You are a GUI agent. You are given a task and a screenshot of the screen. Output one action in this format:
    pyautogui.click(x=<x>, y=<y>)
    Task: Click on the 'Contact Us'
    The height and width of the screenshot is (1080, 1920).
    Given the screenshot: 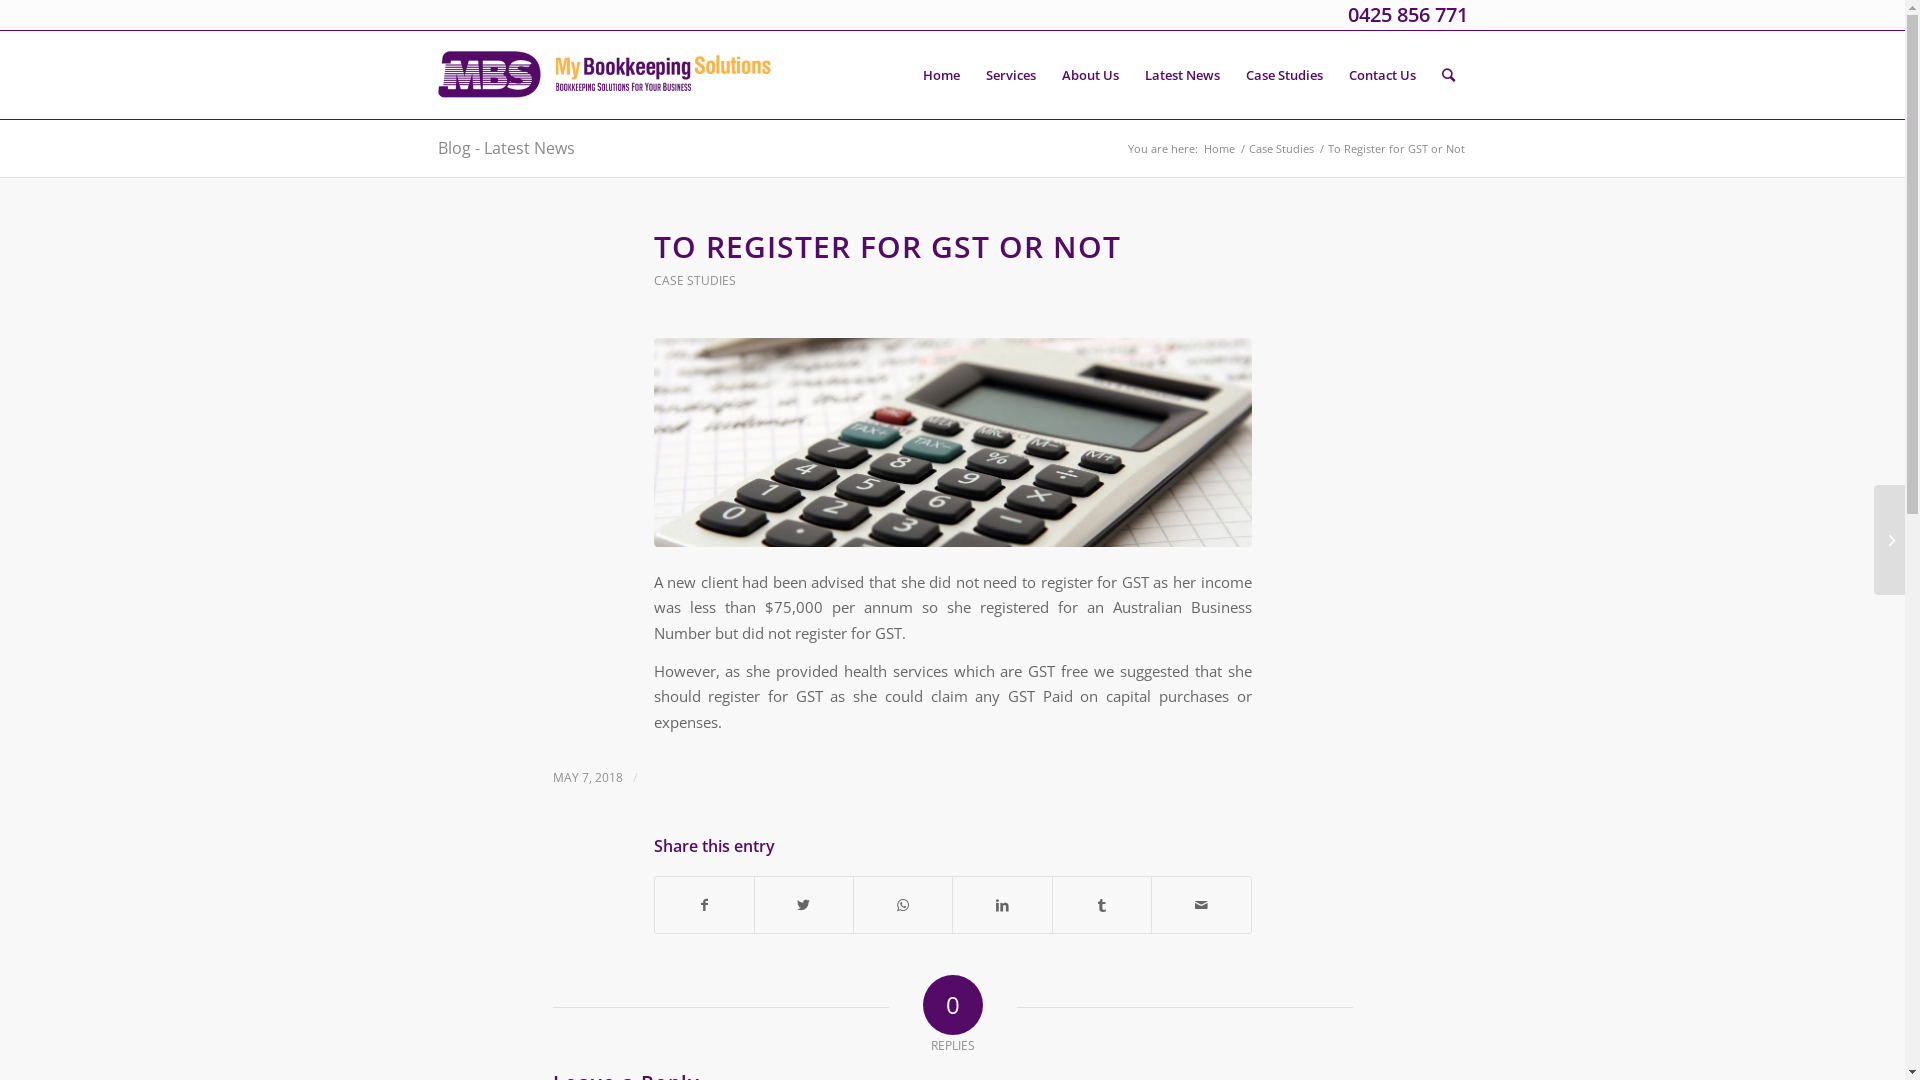 What is the action you would take?
    pyautogui.click(x=1381, y=73)
    